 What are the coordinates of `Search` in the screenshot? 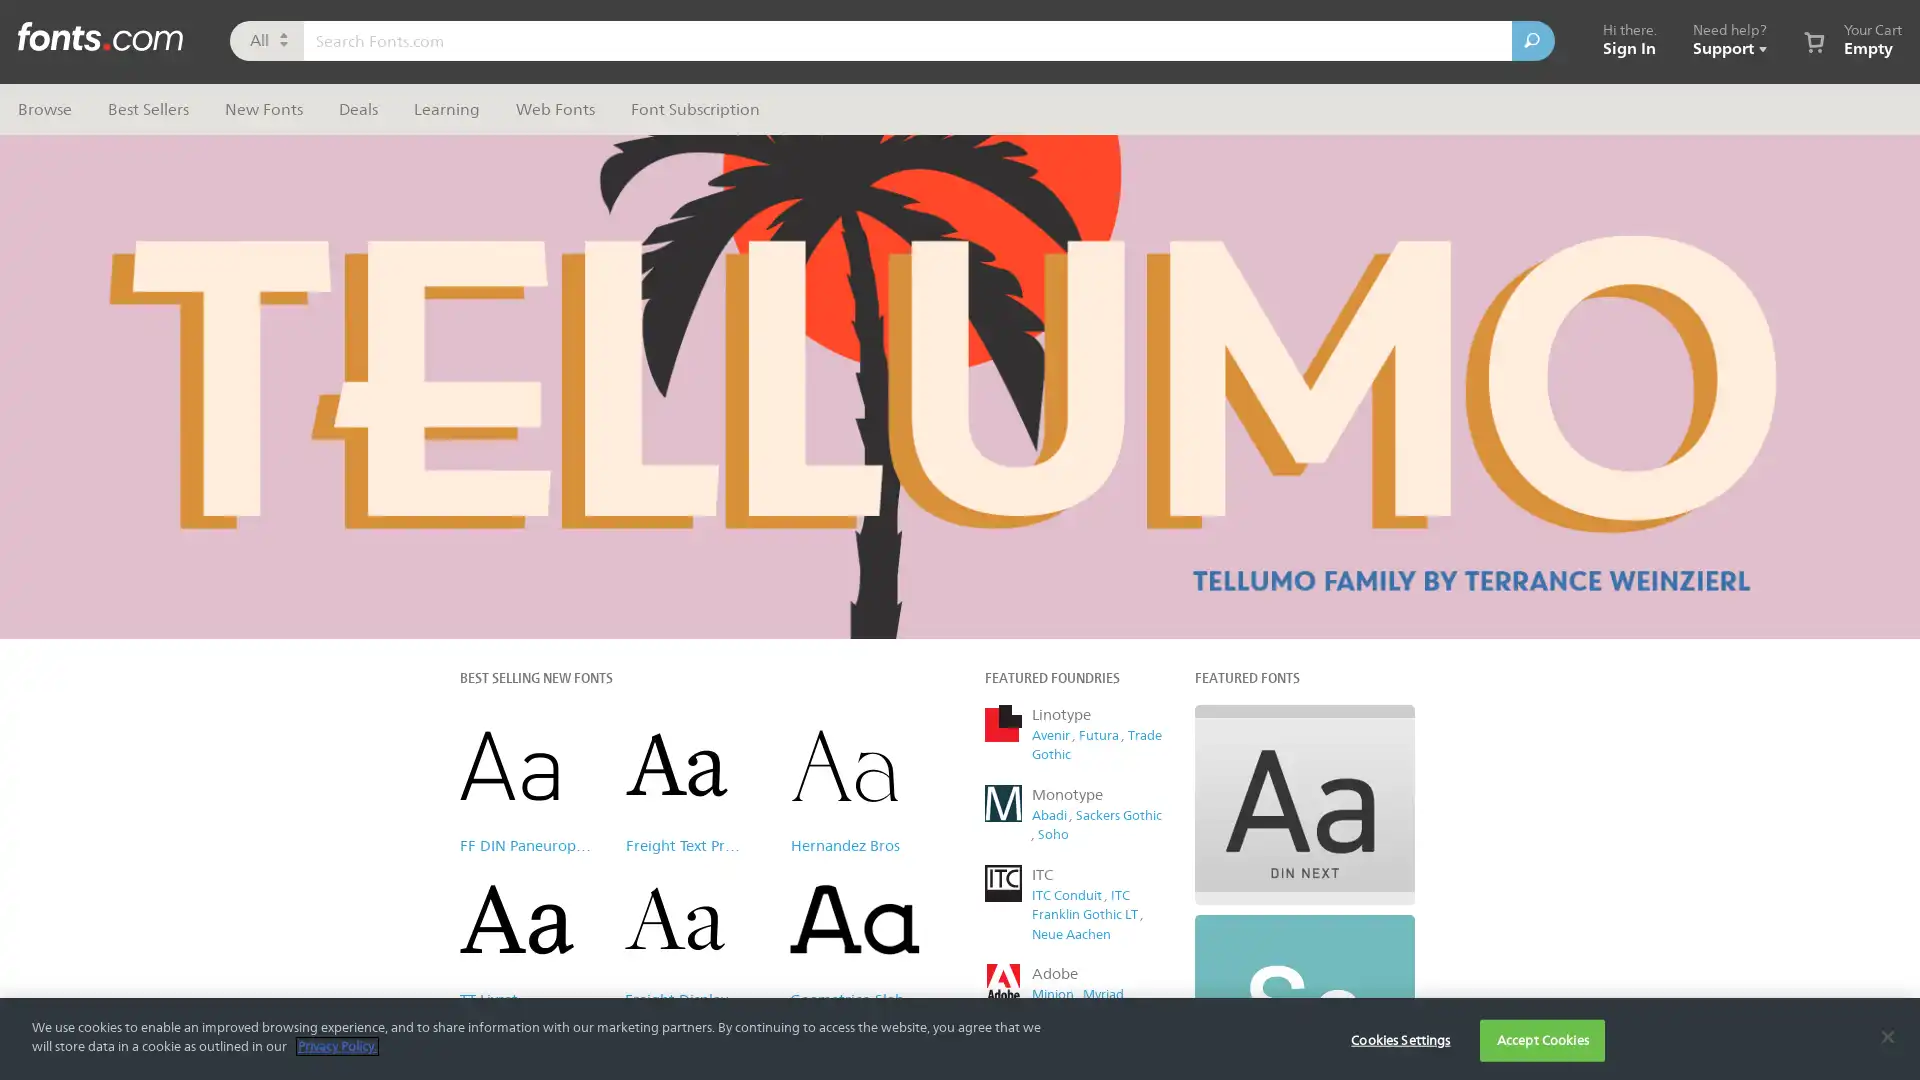 It's located at (1532, 41).